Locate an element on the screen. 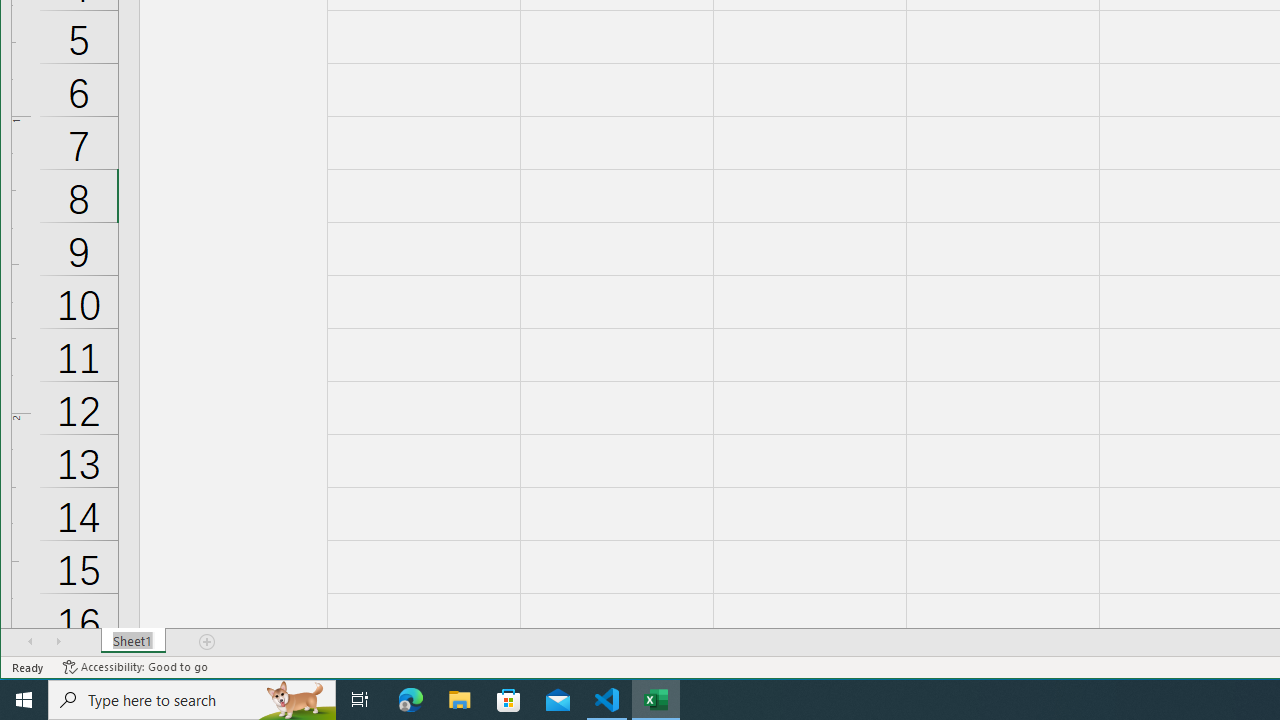 The image size is (1280, 720). 'Scroll Left' is located at coordinates (30, 641).